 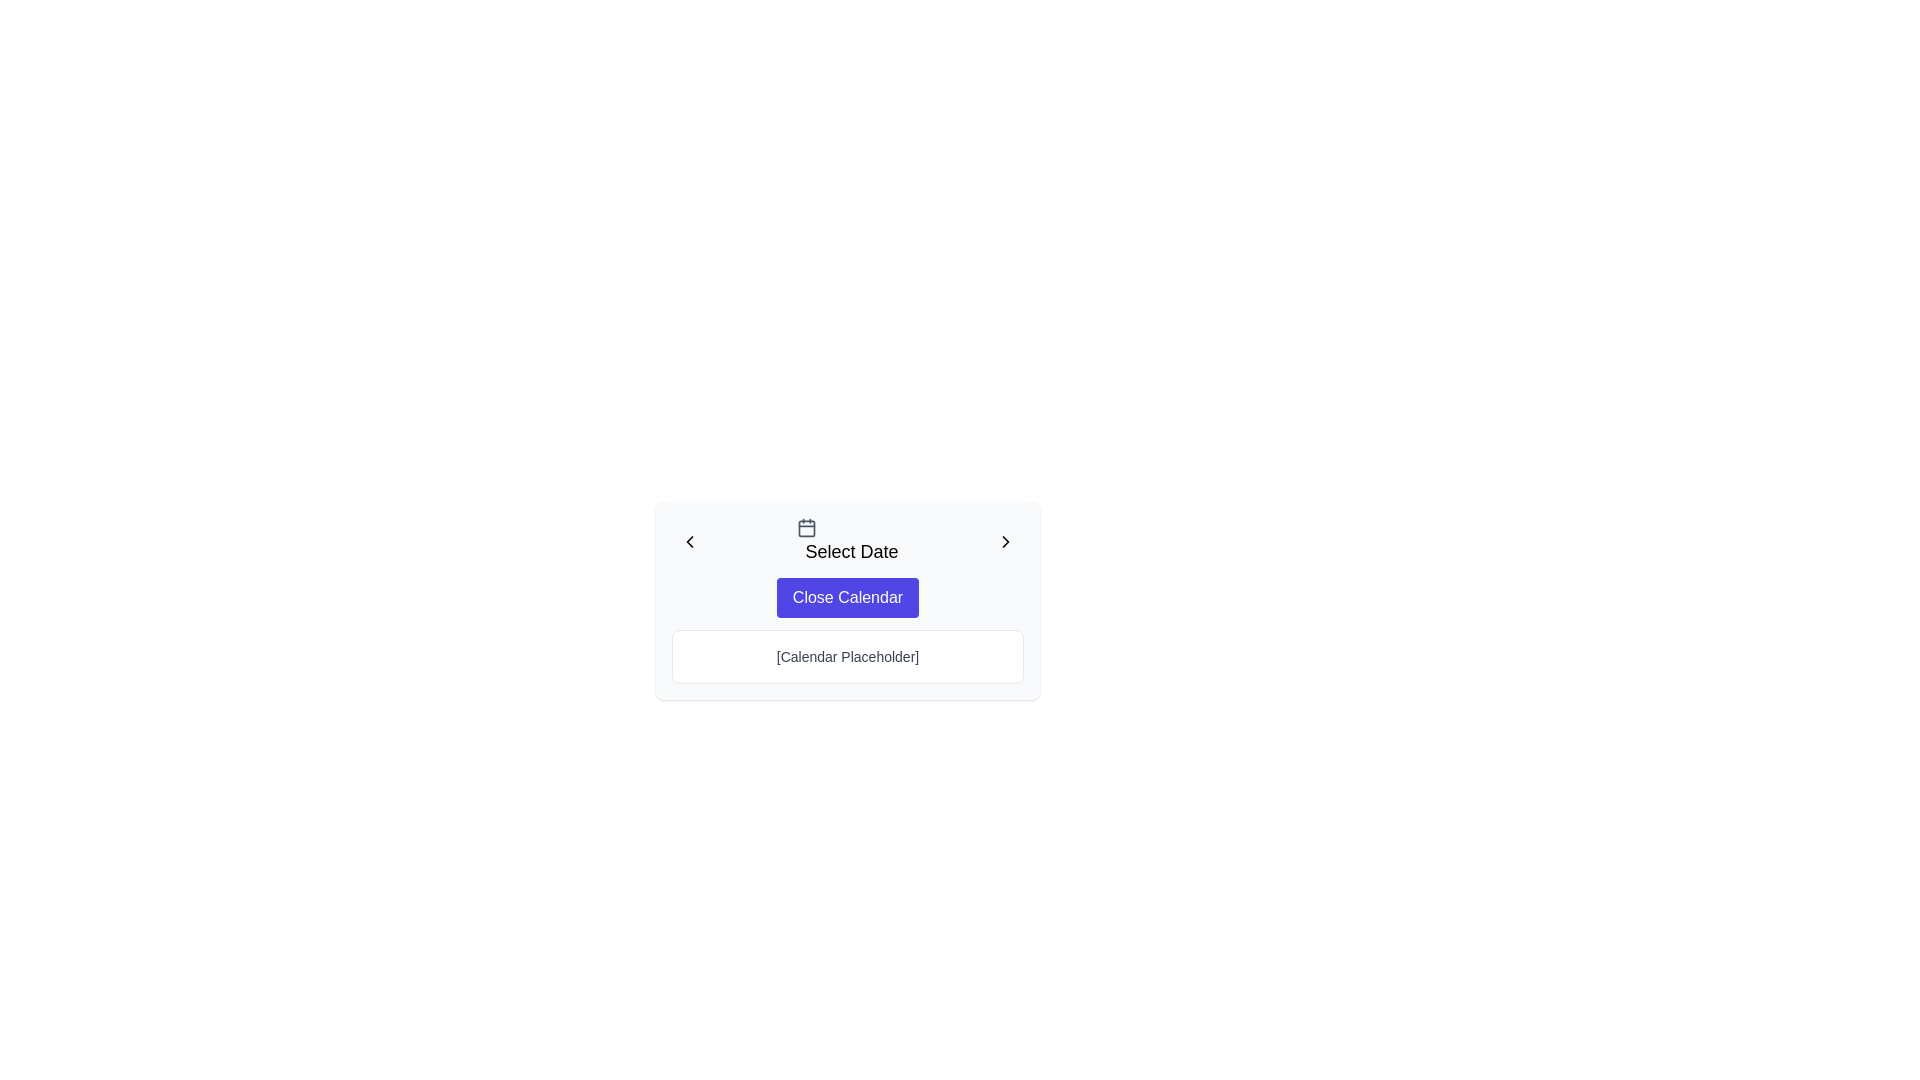 I want to click on the close button, so click(x=848, y=596).